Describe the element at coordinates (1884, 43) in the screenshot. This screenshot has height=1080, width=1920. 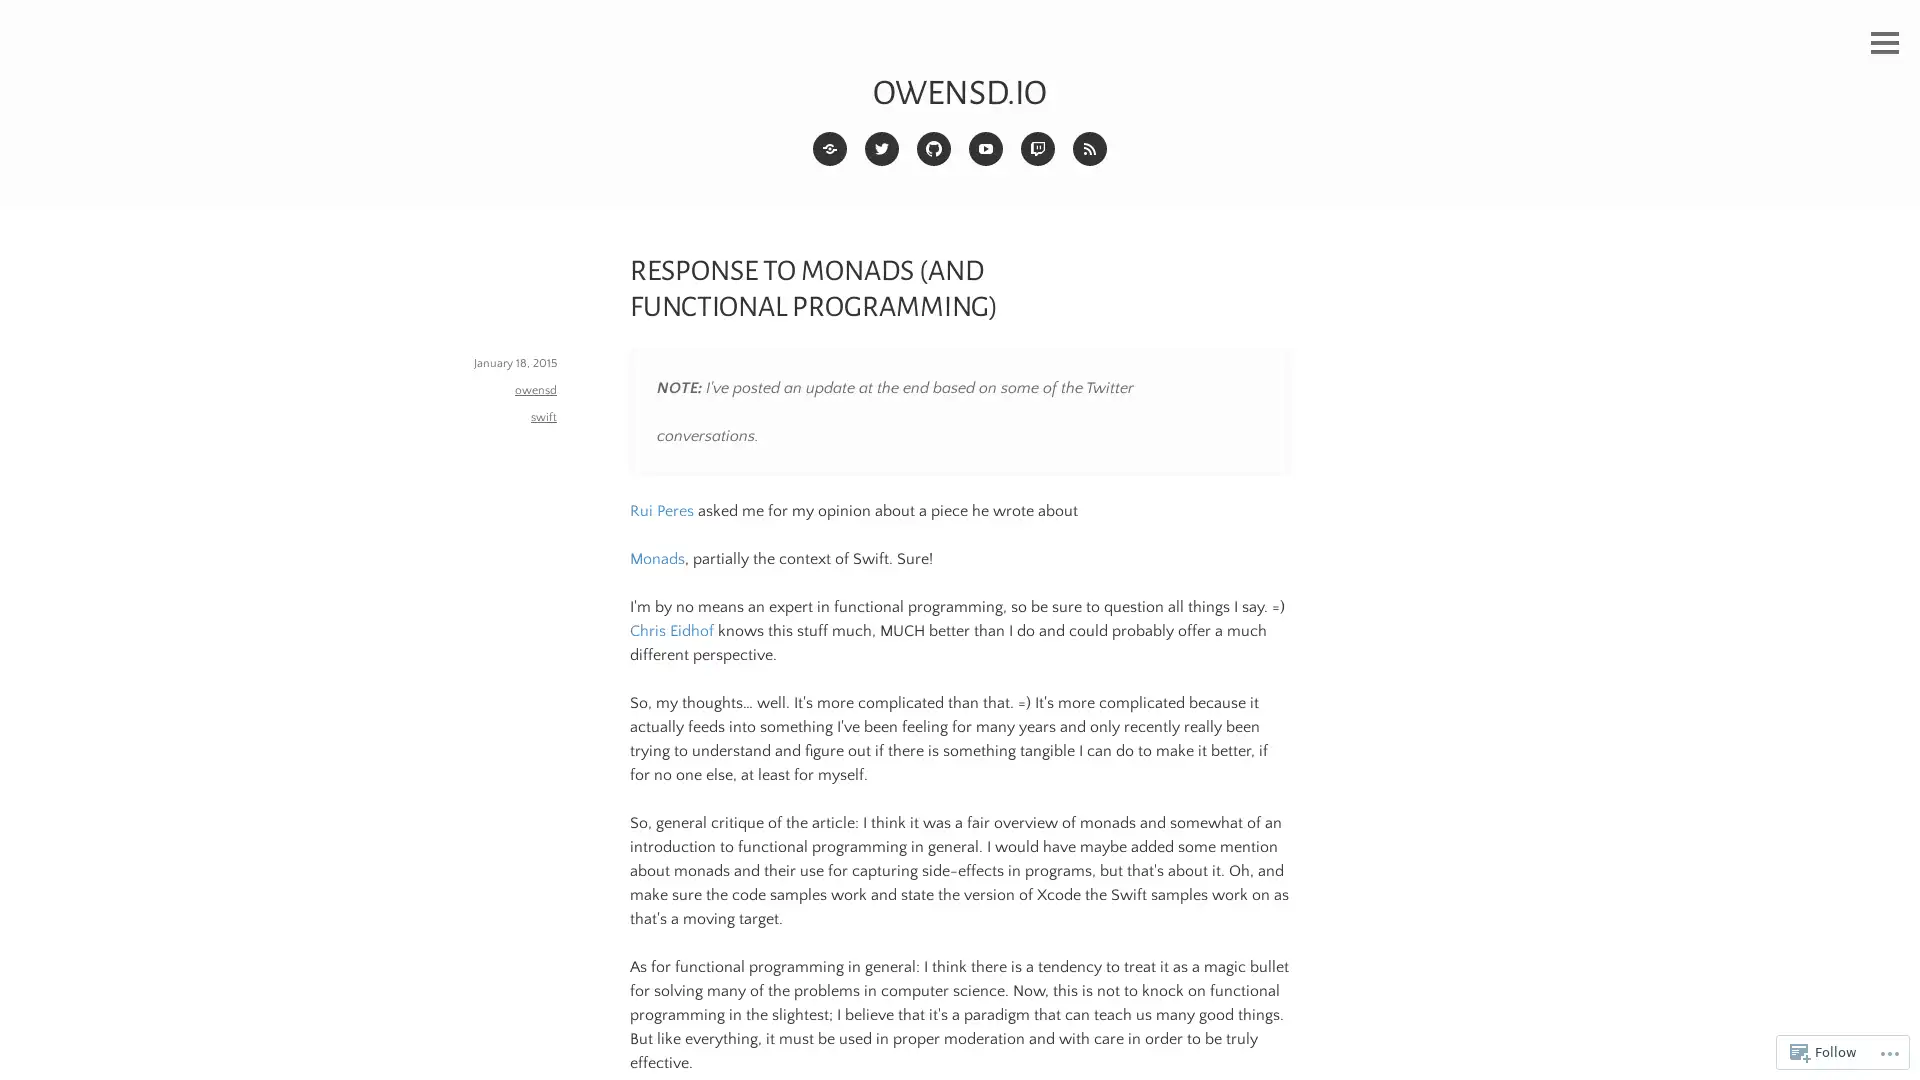
I see `Sidebar` at that location.